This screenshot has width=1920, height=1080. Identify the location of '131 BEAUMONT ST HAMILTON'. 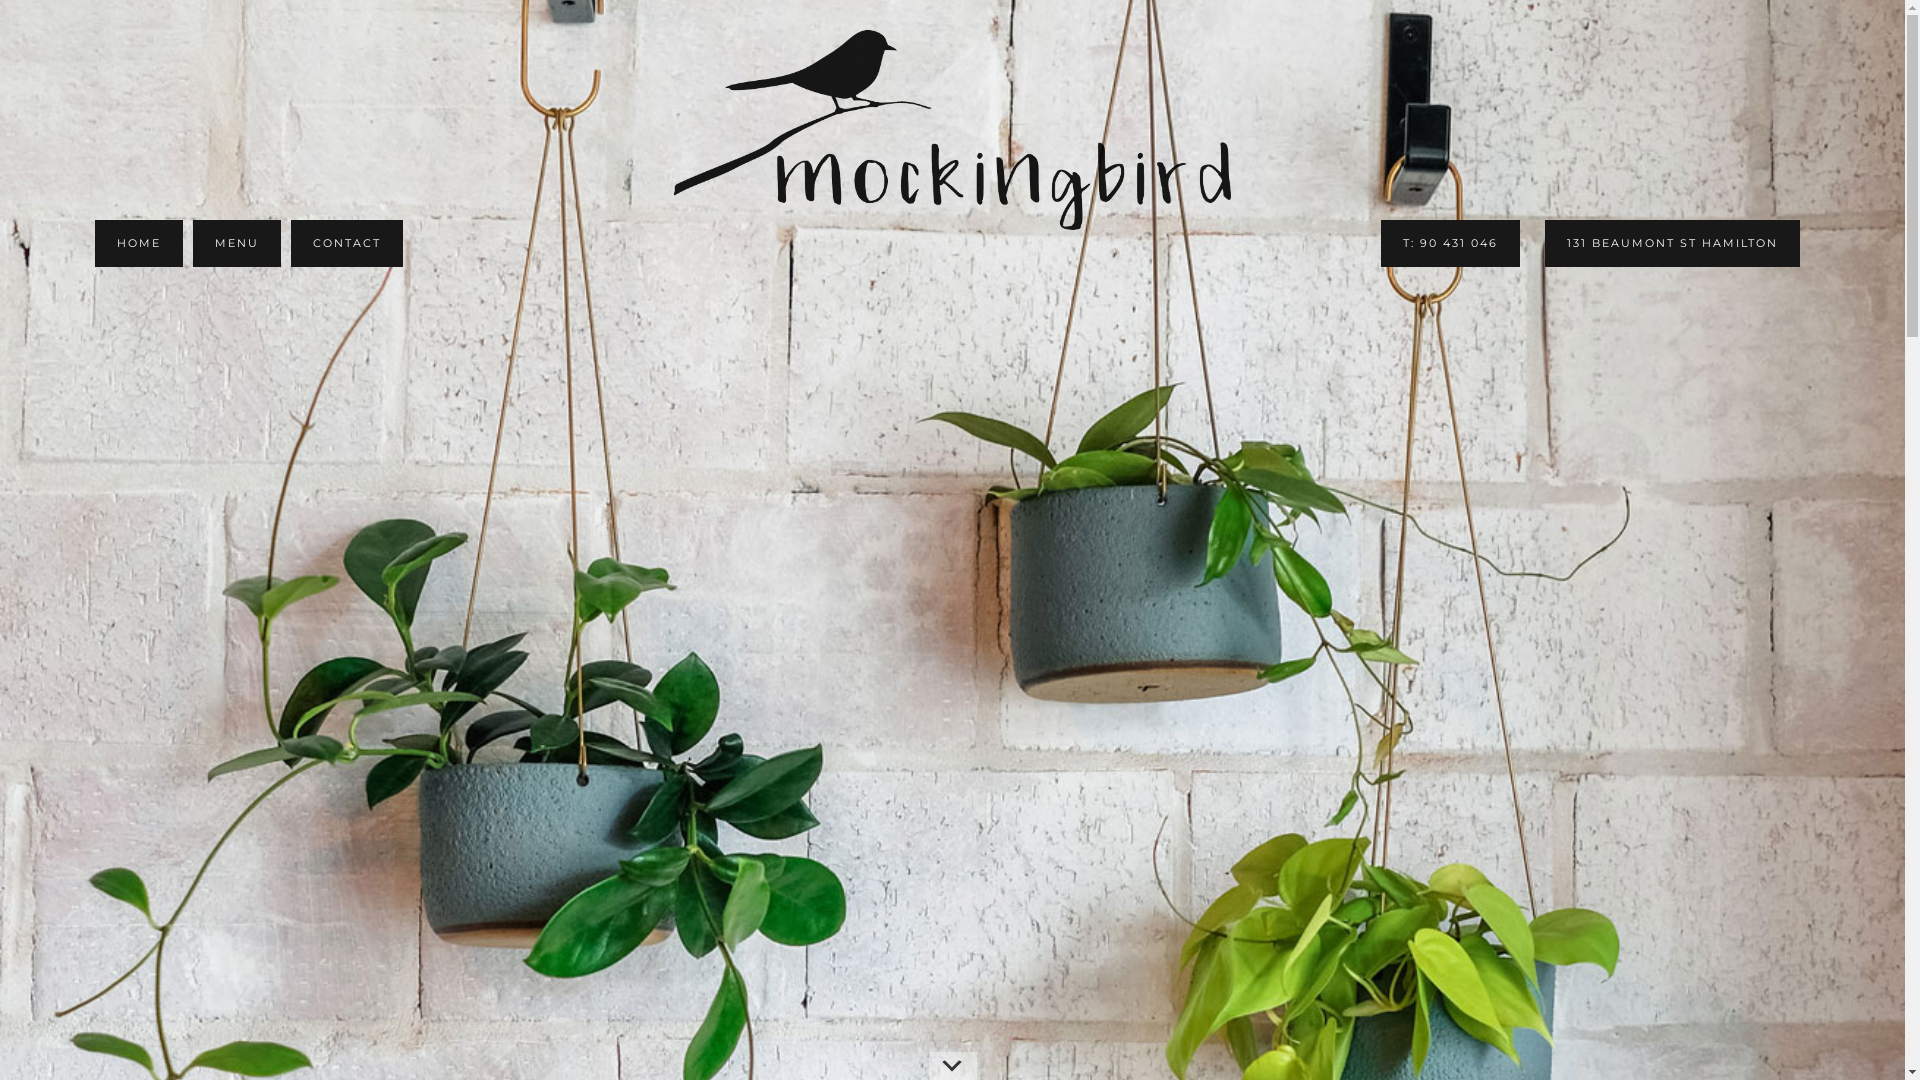
(1672, 242).